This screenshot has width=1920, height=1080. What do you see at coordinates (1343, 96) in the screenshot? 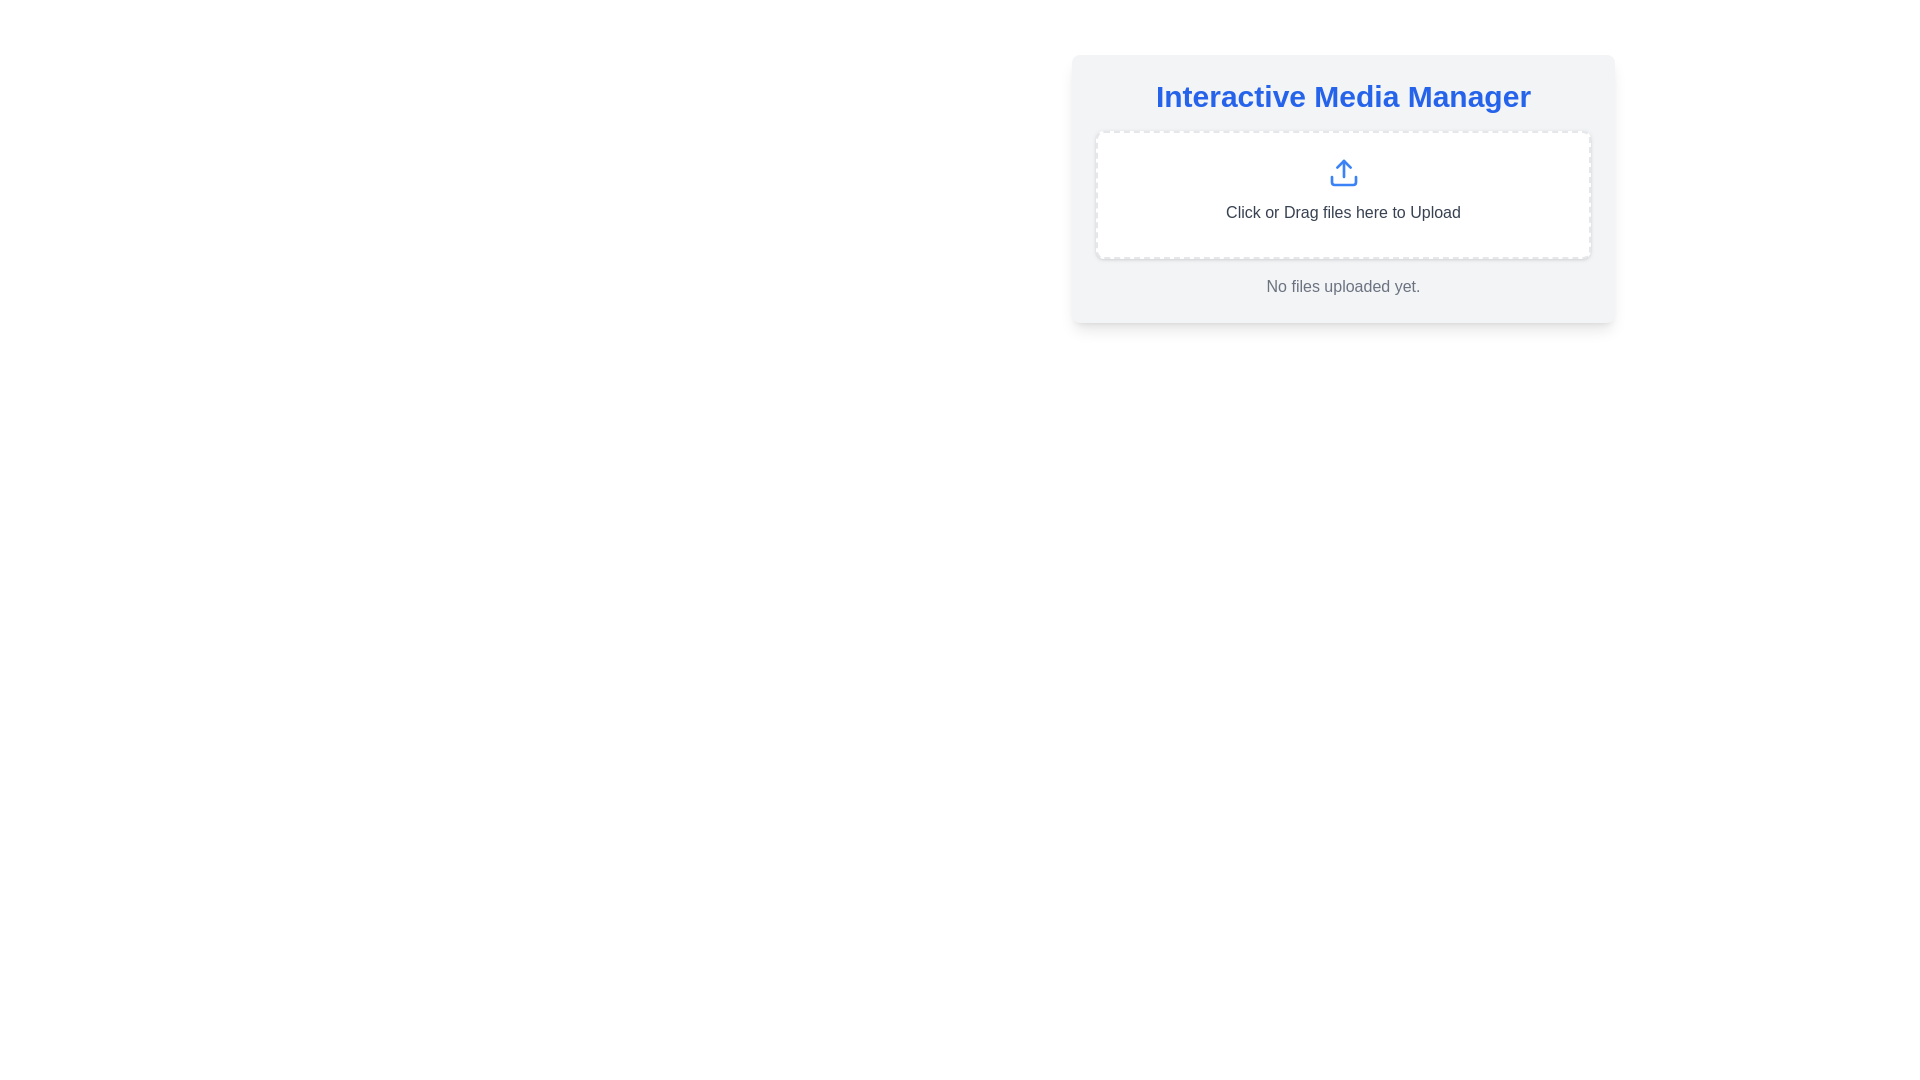
I see `the 'Interactive Media Manager' text header, which is prominently displayed in blue at the top of its section with a clean and modern typography` at bounding box center [1343, 96].